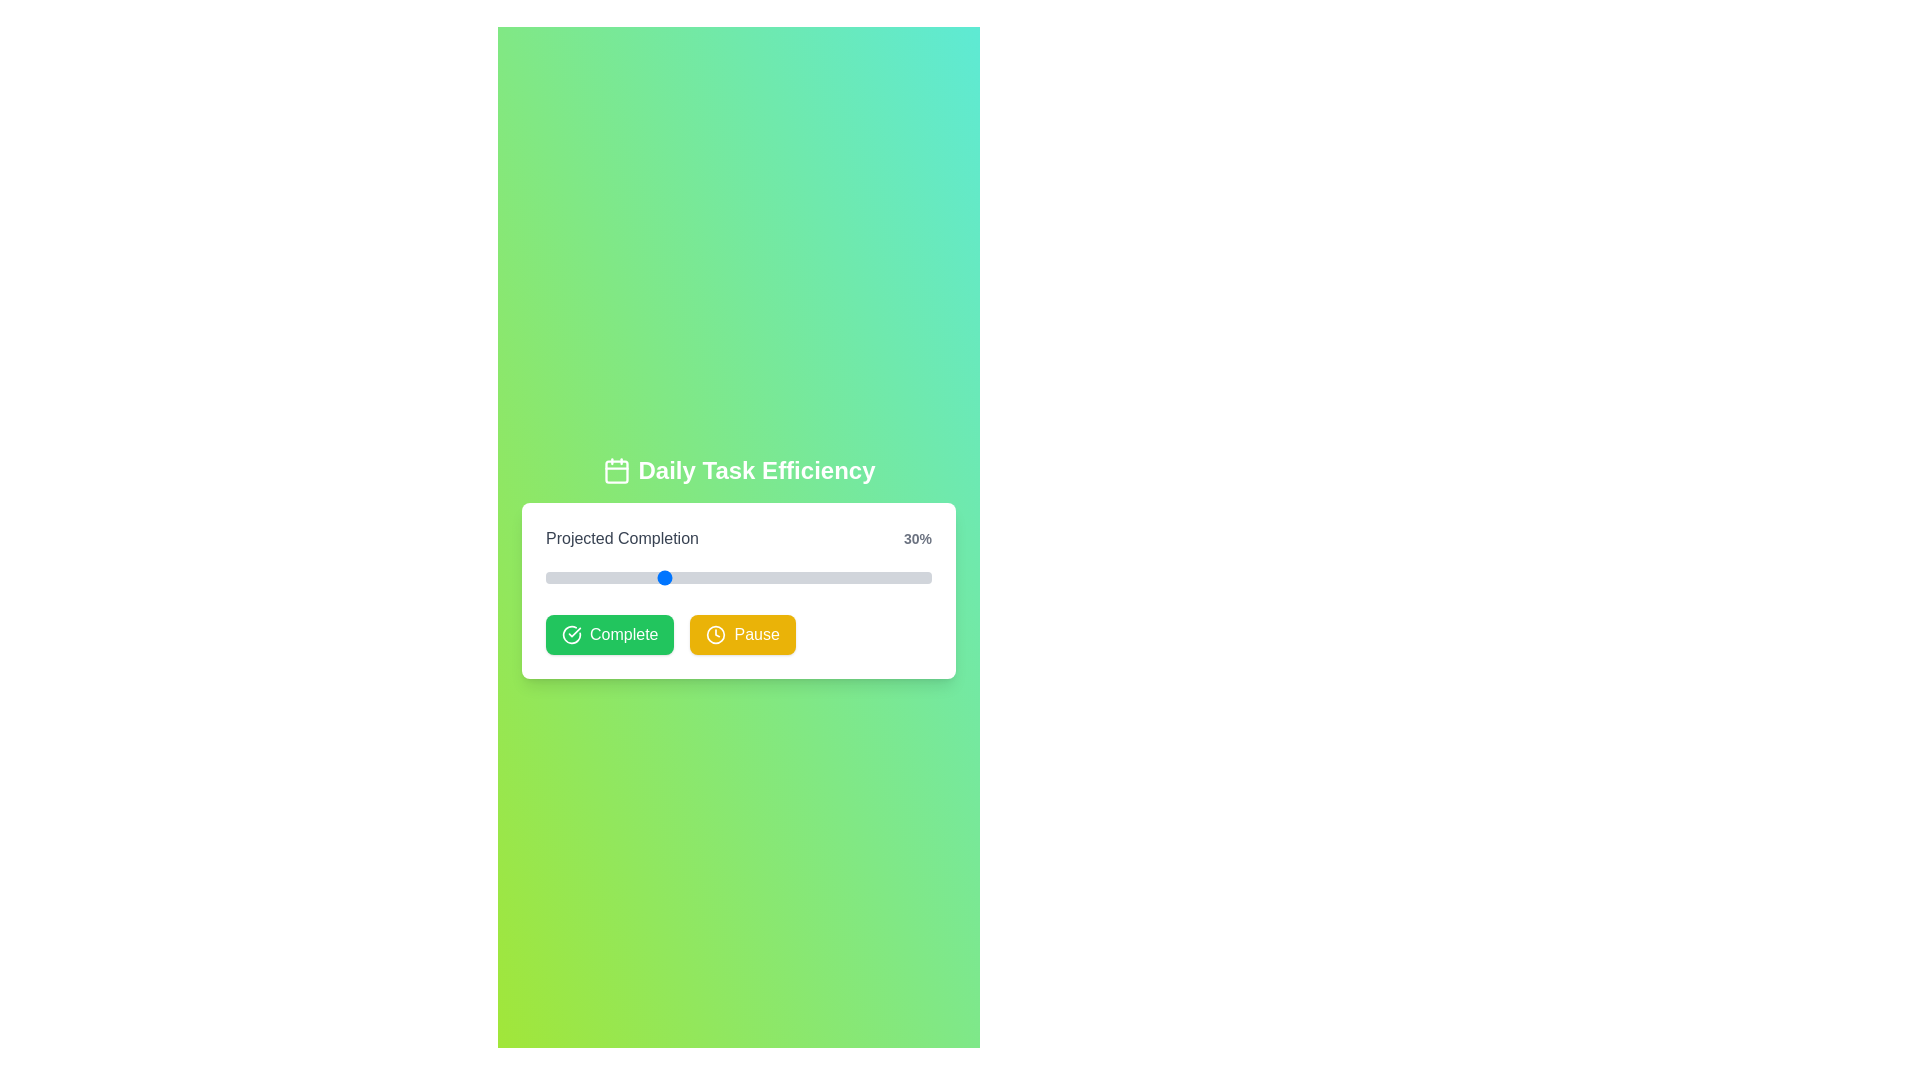 This screenshot has width=1920, height=1080. I want to click on the slider to set the progress to 63%, so click(788, 578).